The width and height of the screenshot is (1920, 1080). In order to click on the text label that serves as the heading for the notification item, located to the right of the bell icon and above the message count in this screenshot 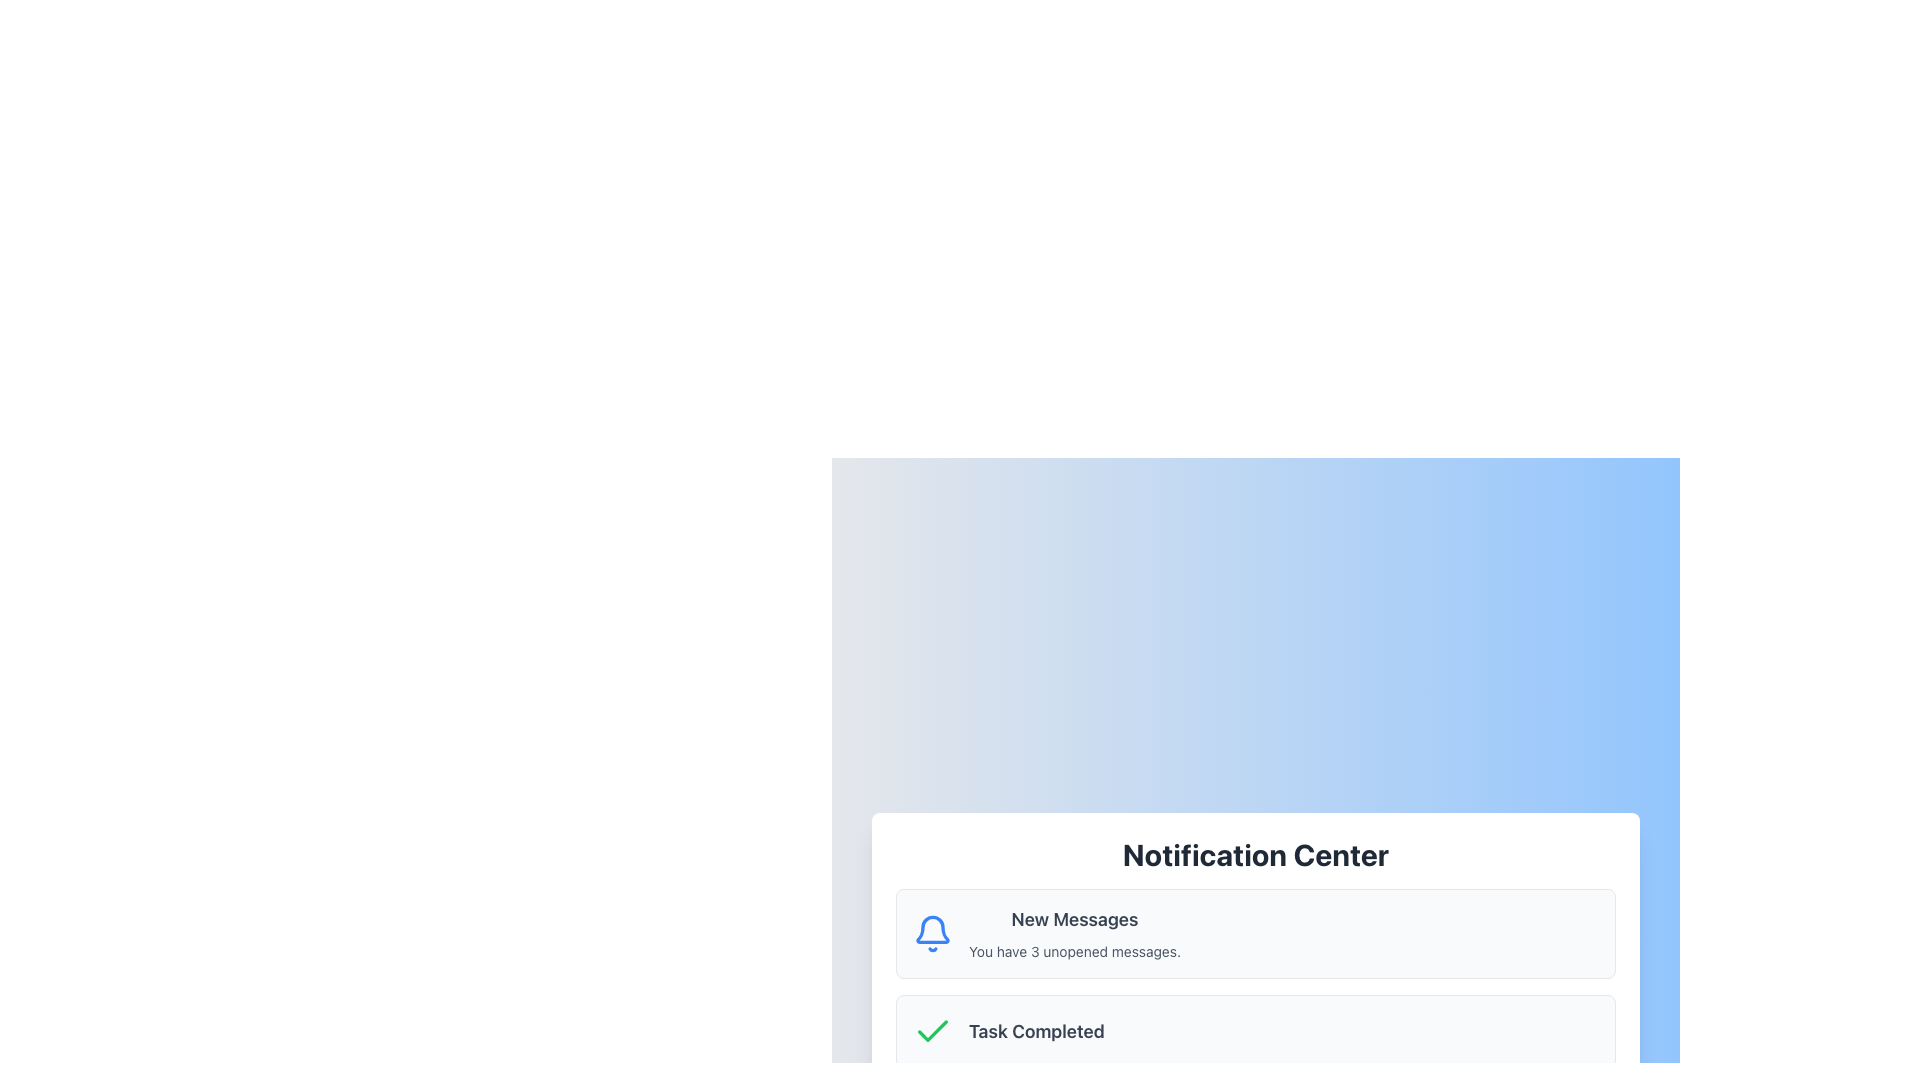, I will do `click(1074, 920)`.